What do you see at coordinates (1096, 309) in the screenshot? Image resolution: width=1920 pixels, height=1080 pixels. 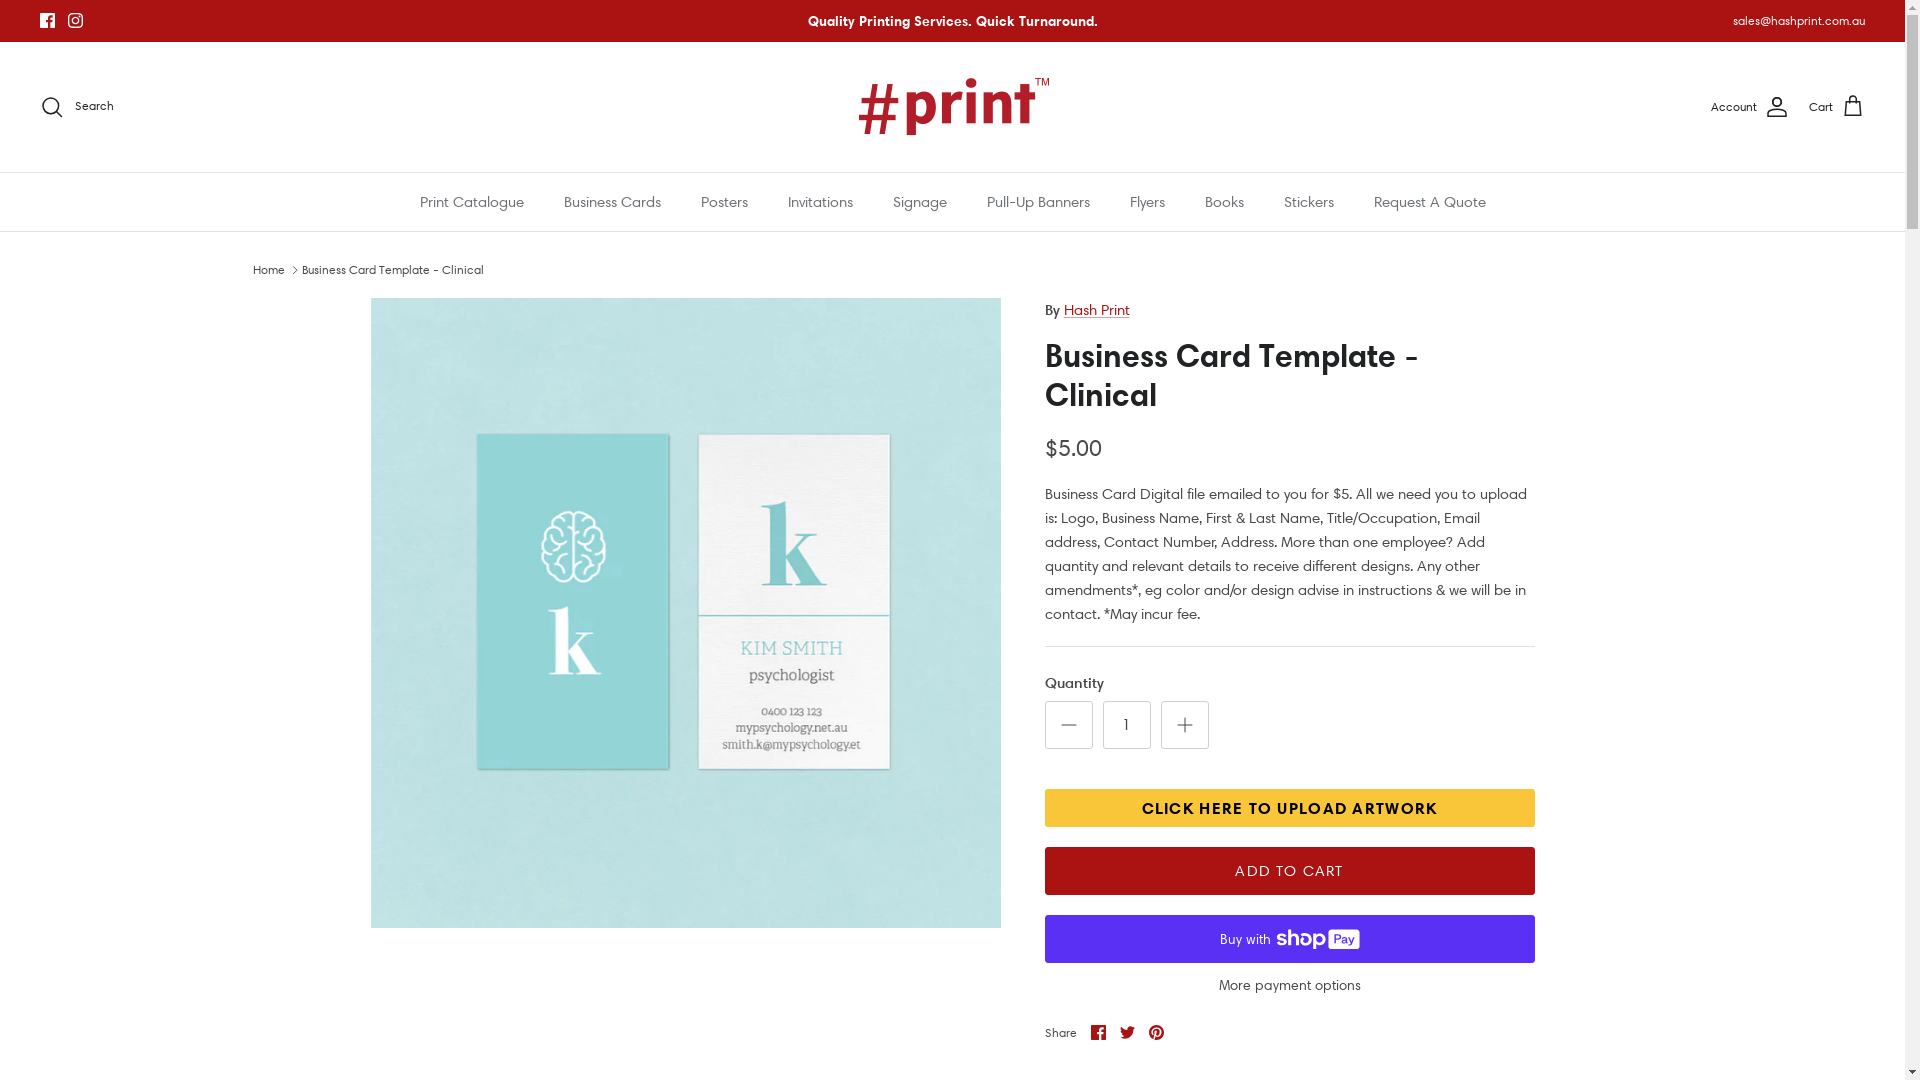 I see `'Hash Print'` at bounding box center [1096, 309].